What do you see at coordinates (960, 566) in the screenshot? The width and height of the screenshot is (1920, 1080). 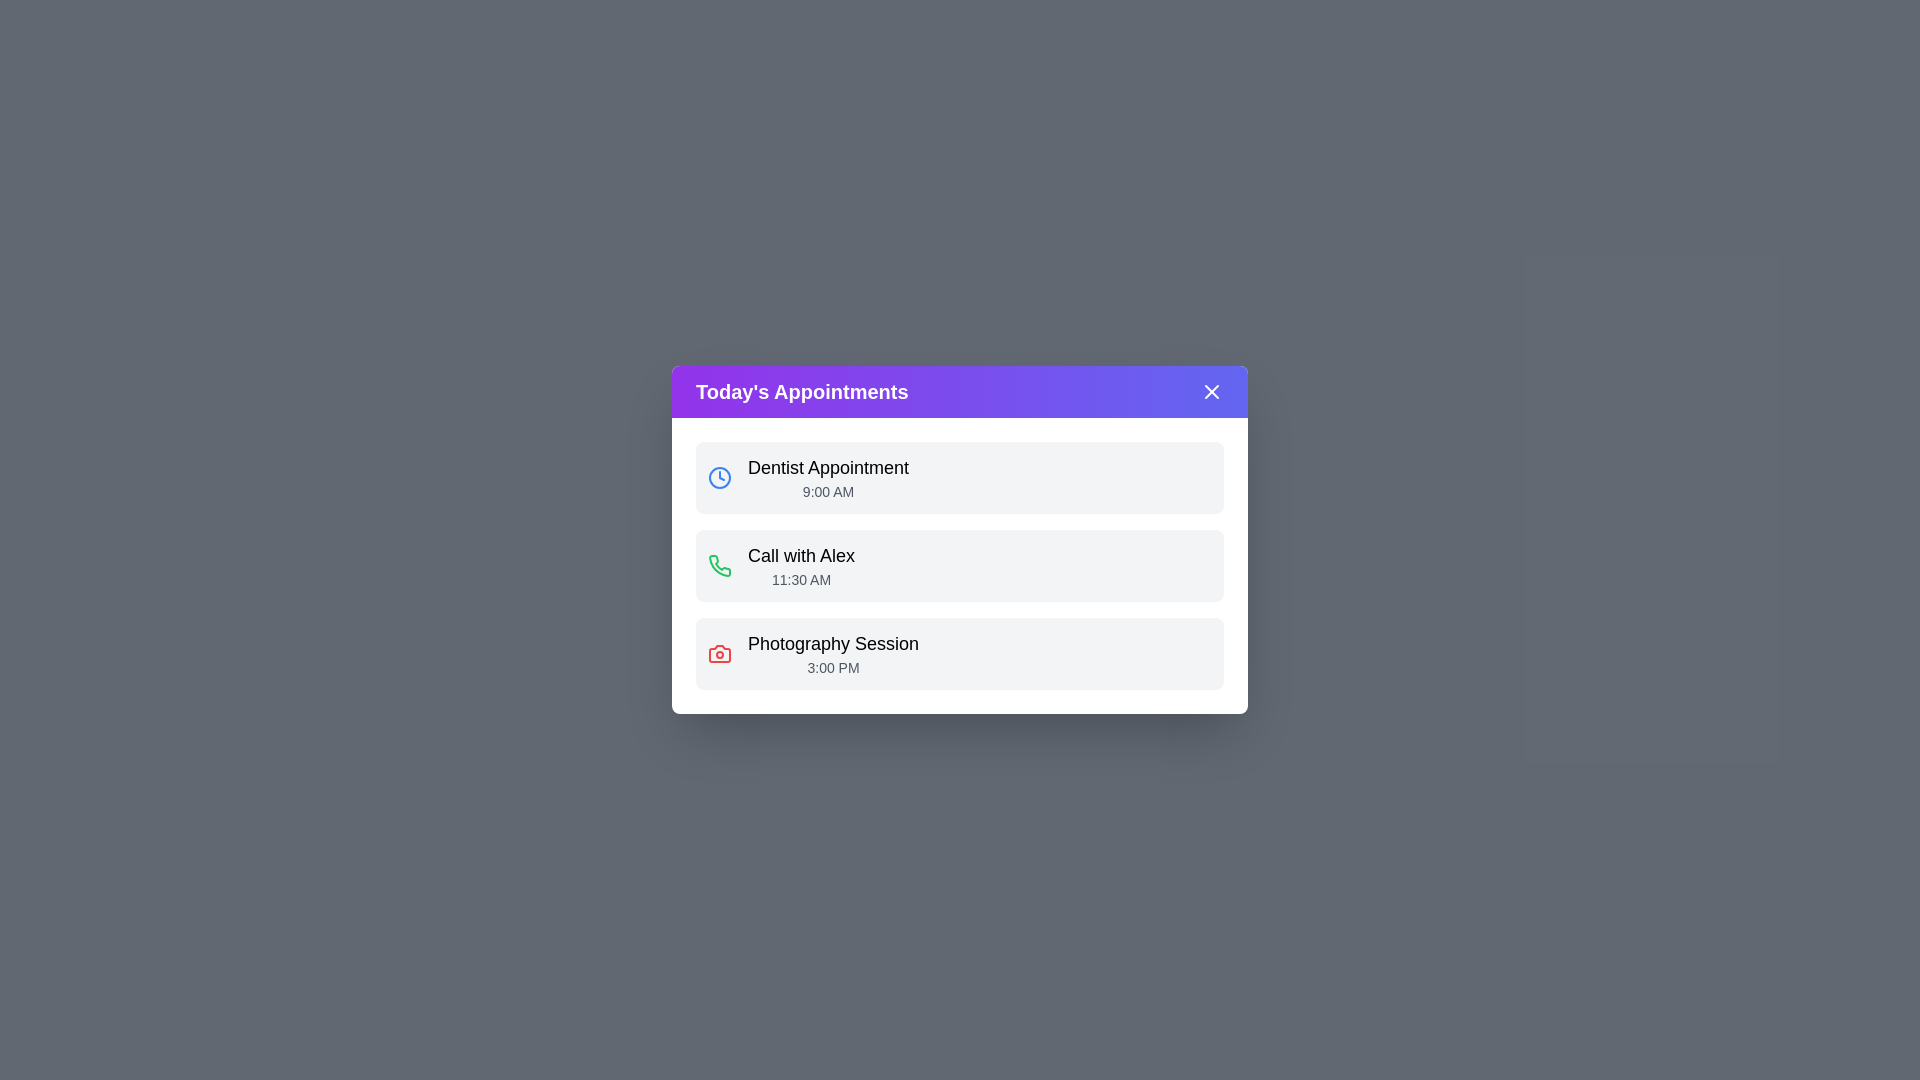 I see `the appointment item corresponding to Call with Alex` at bounding box center [960, 566].